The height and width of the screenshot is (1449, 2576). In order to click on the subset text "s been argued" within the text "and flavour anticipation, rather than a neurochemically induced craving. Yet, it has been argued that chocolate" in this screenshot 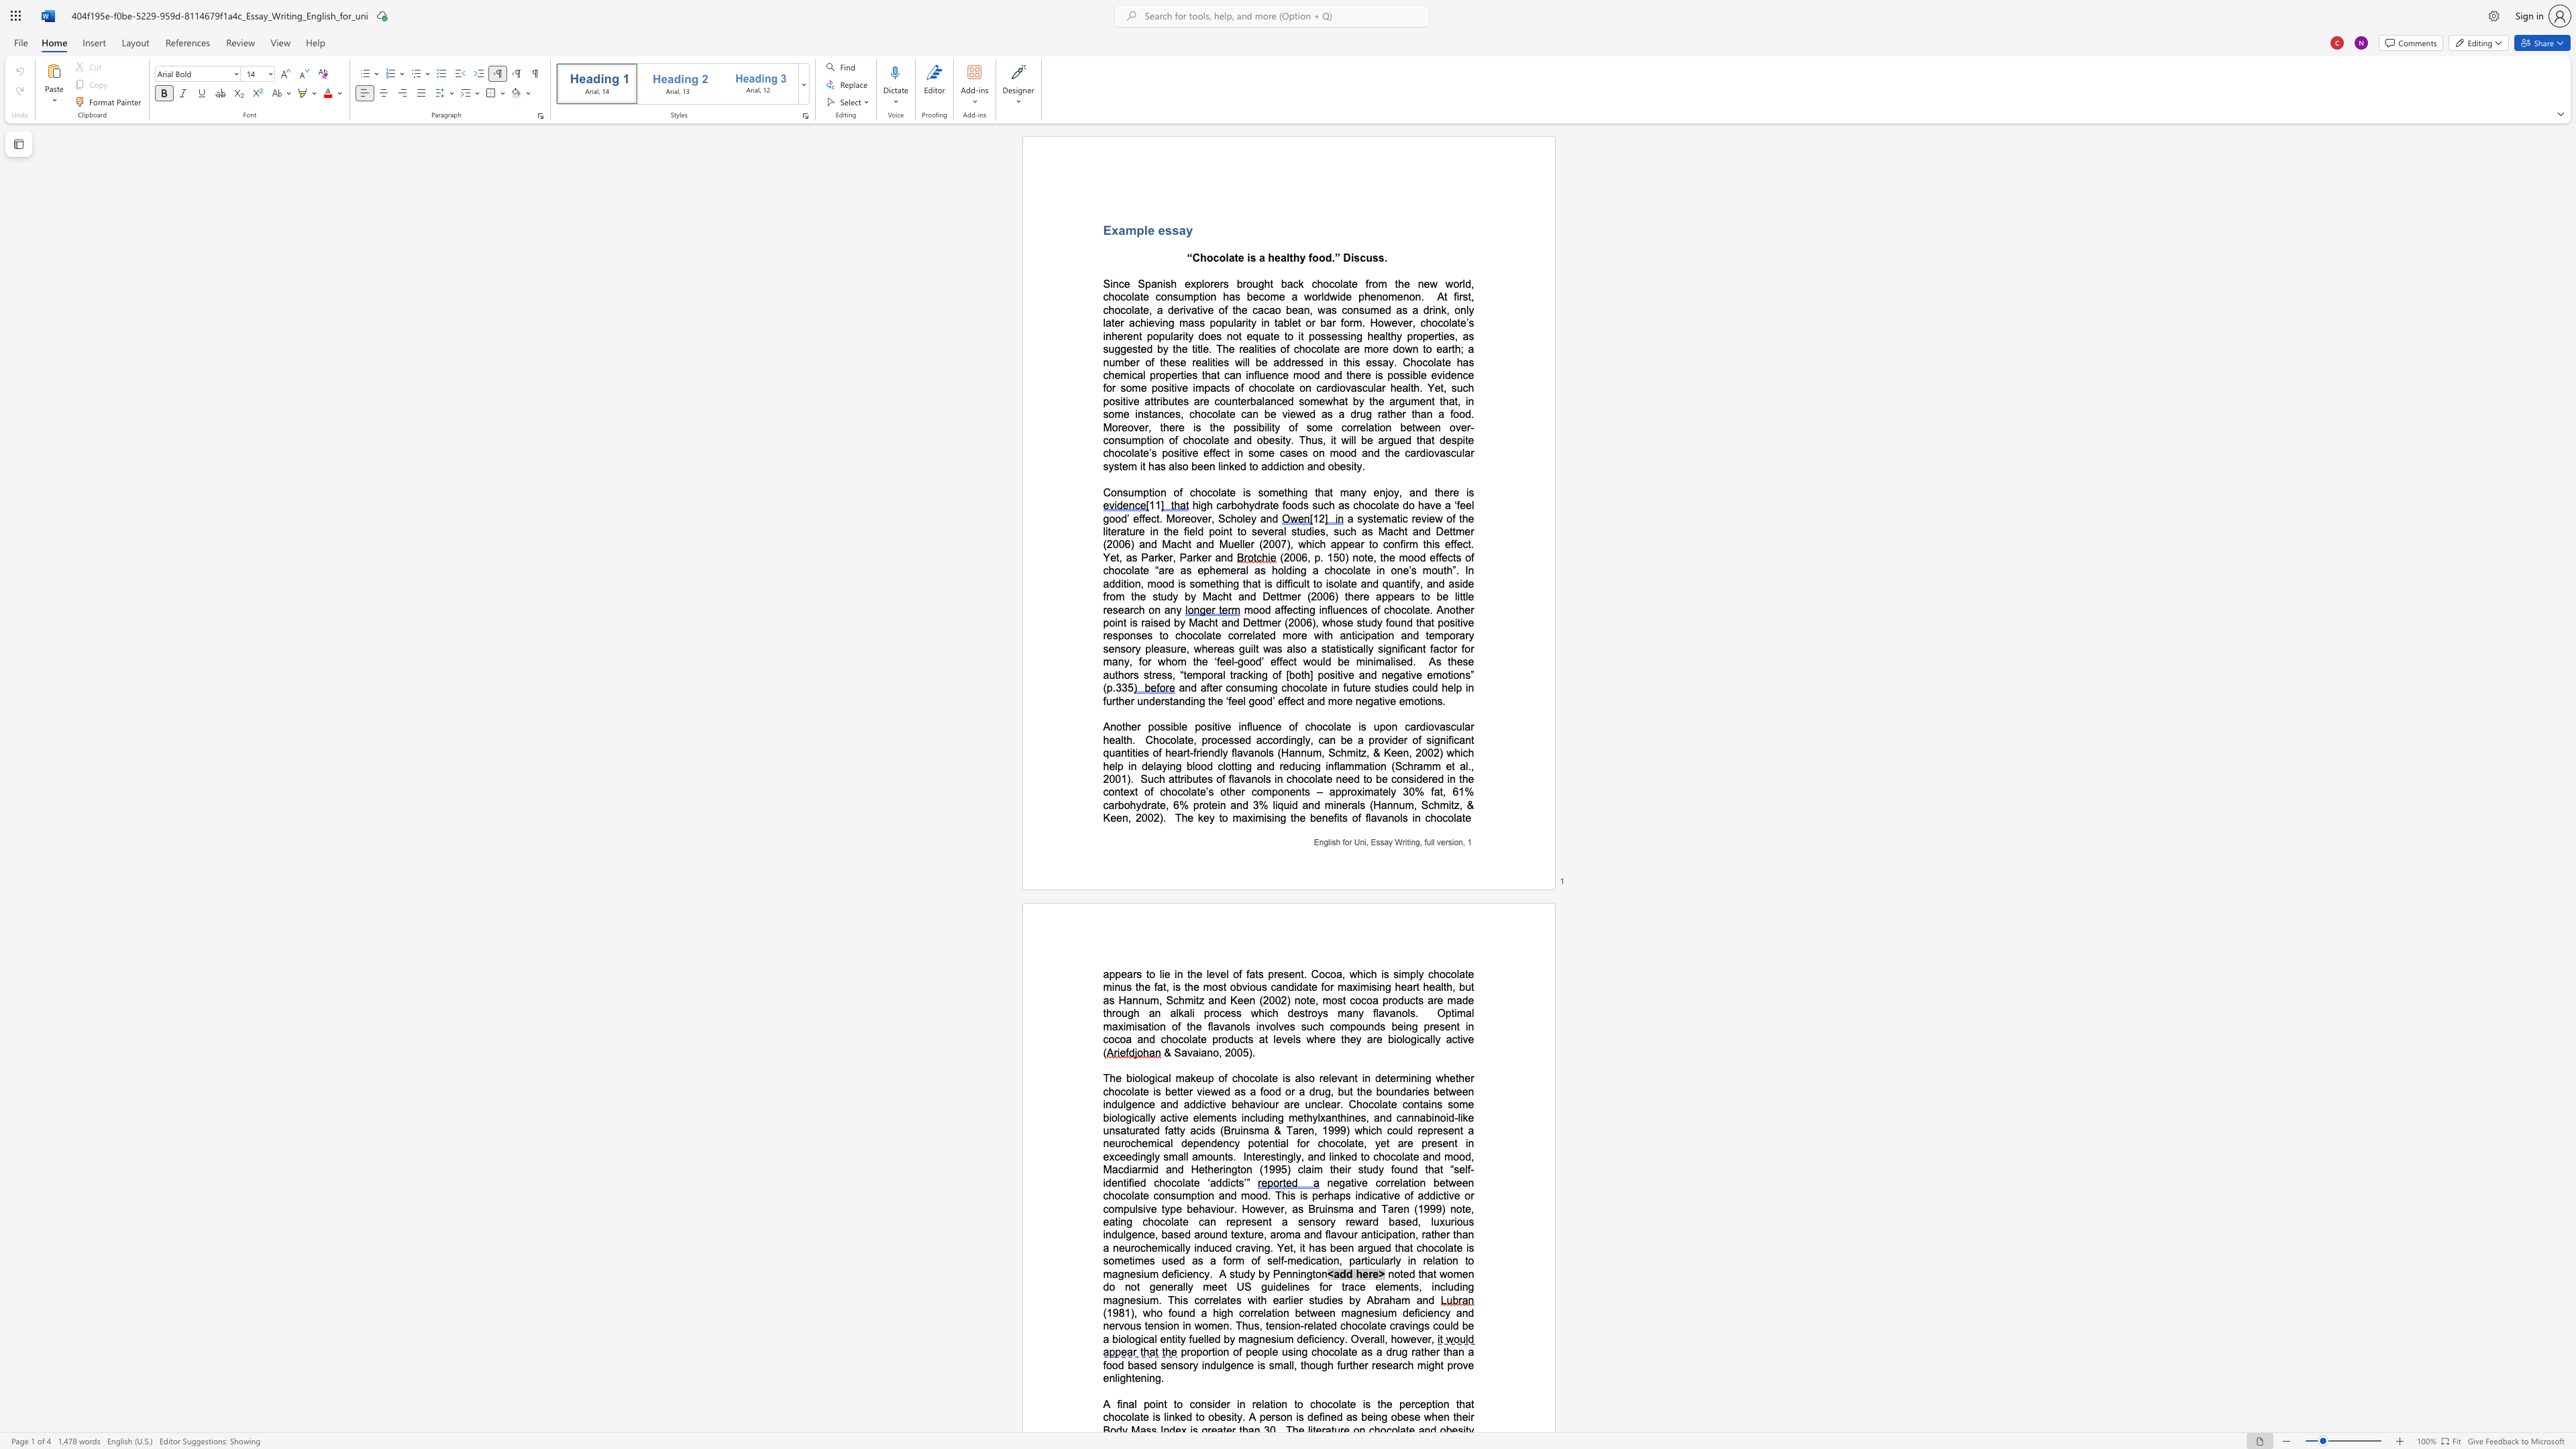, I will do `click(1320, 1248)`.